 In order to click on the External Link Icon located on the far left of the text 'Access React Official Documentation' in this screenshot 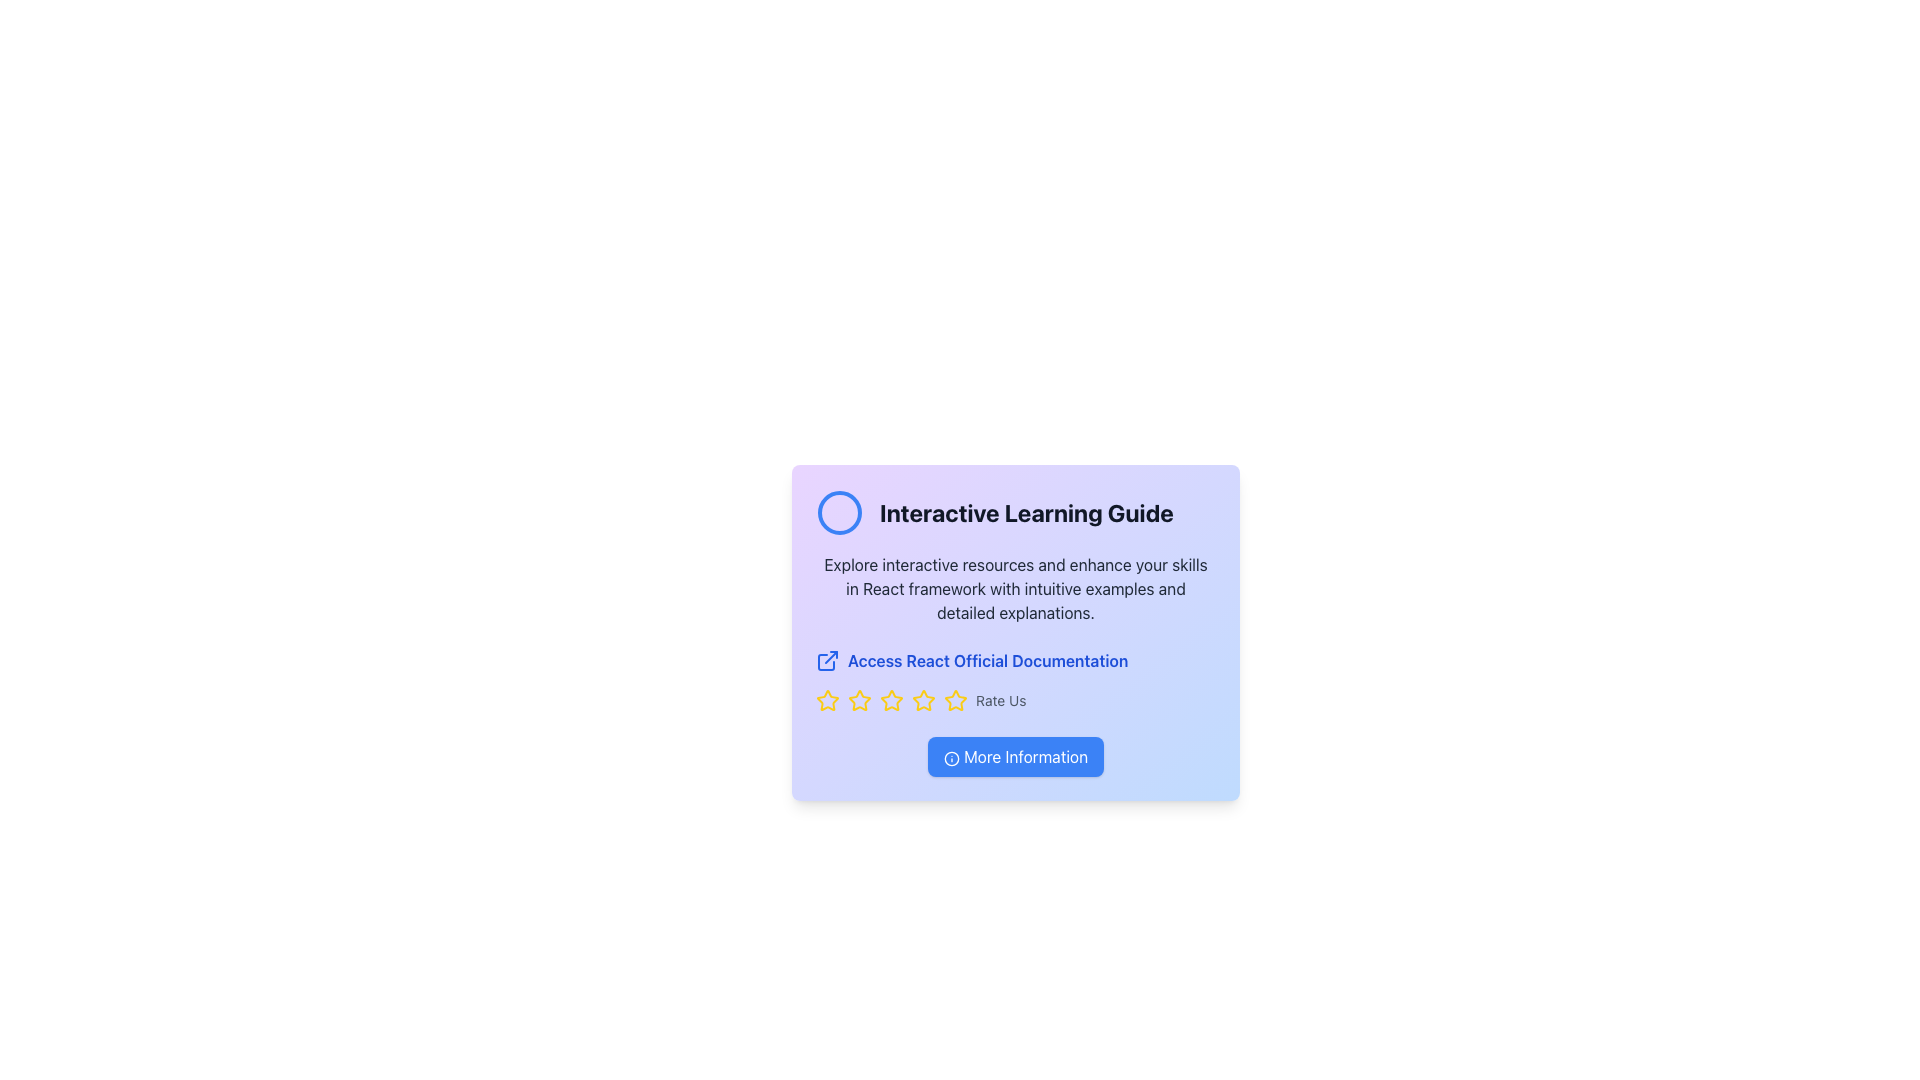, I will do `click(828, 660)`.